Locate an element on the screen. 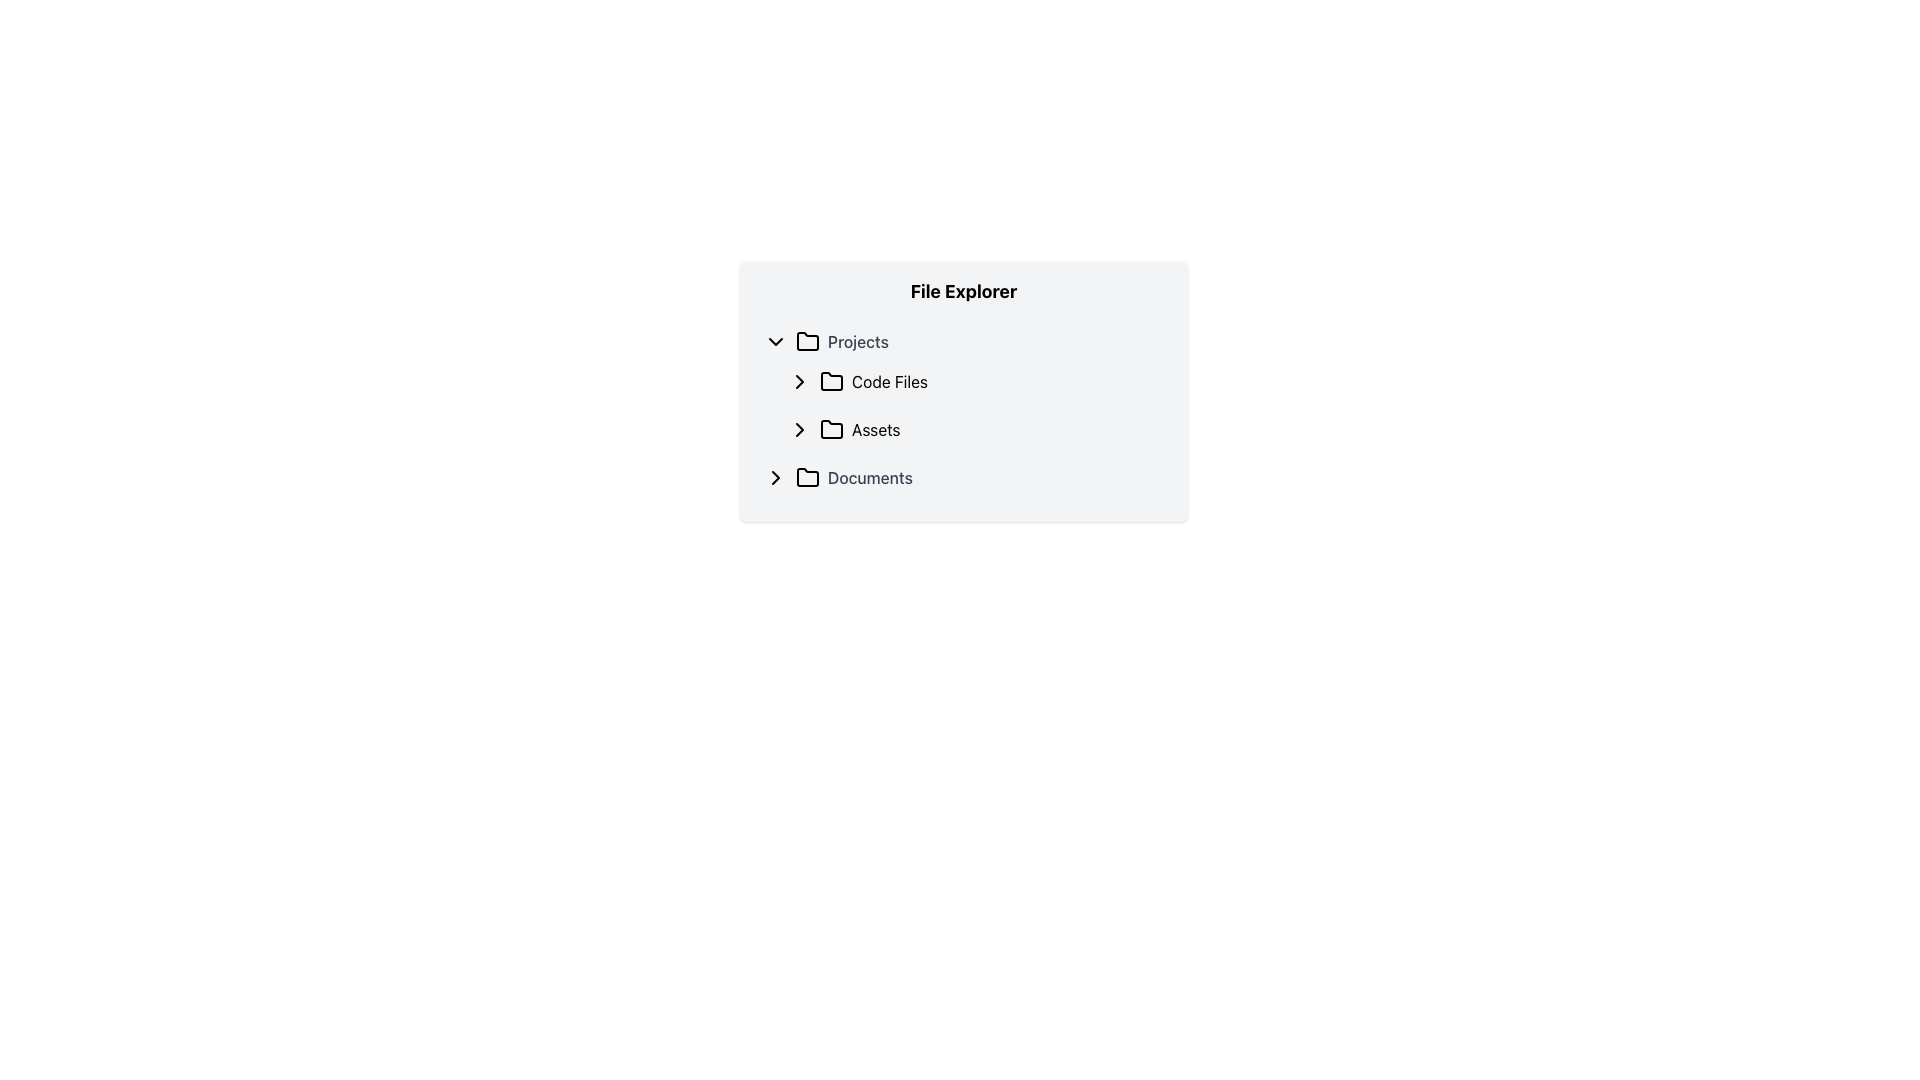 The height and width of the screenshot is (1080, 1920). the folder icon, which is a monochromatic graphical representation with rounded corners, located next to the text 'Documents' in the file explorer interface is located at coordinates (807, 477).